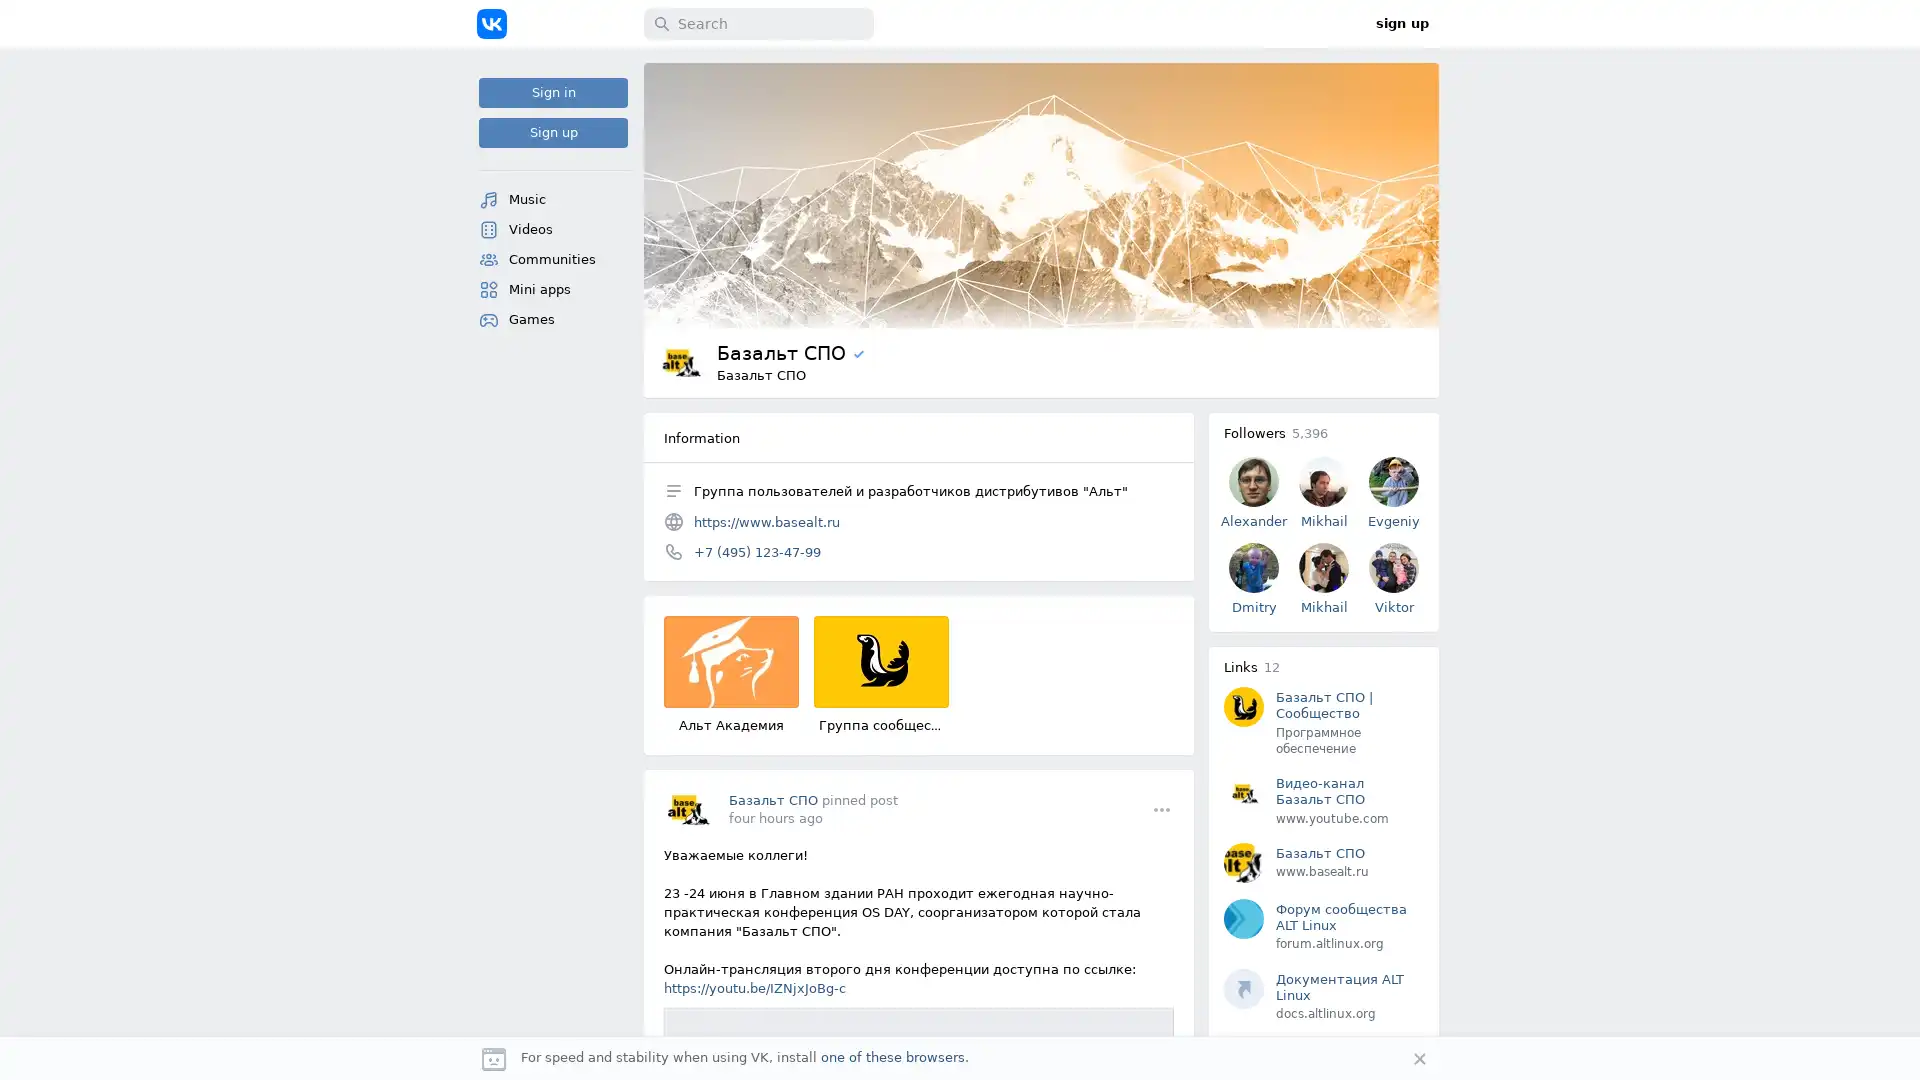 This screenshot has width=1920, height=1080. Describe the element at coordinates (553, 92) in the screenshot. I see `Sign in` at that location.